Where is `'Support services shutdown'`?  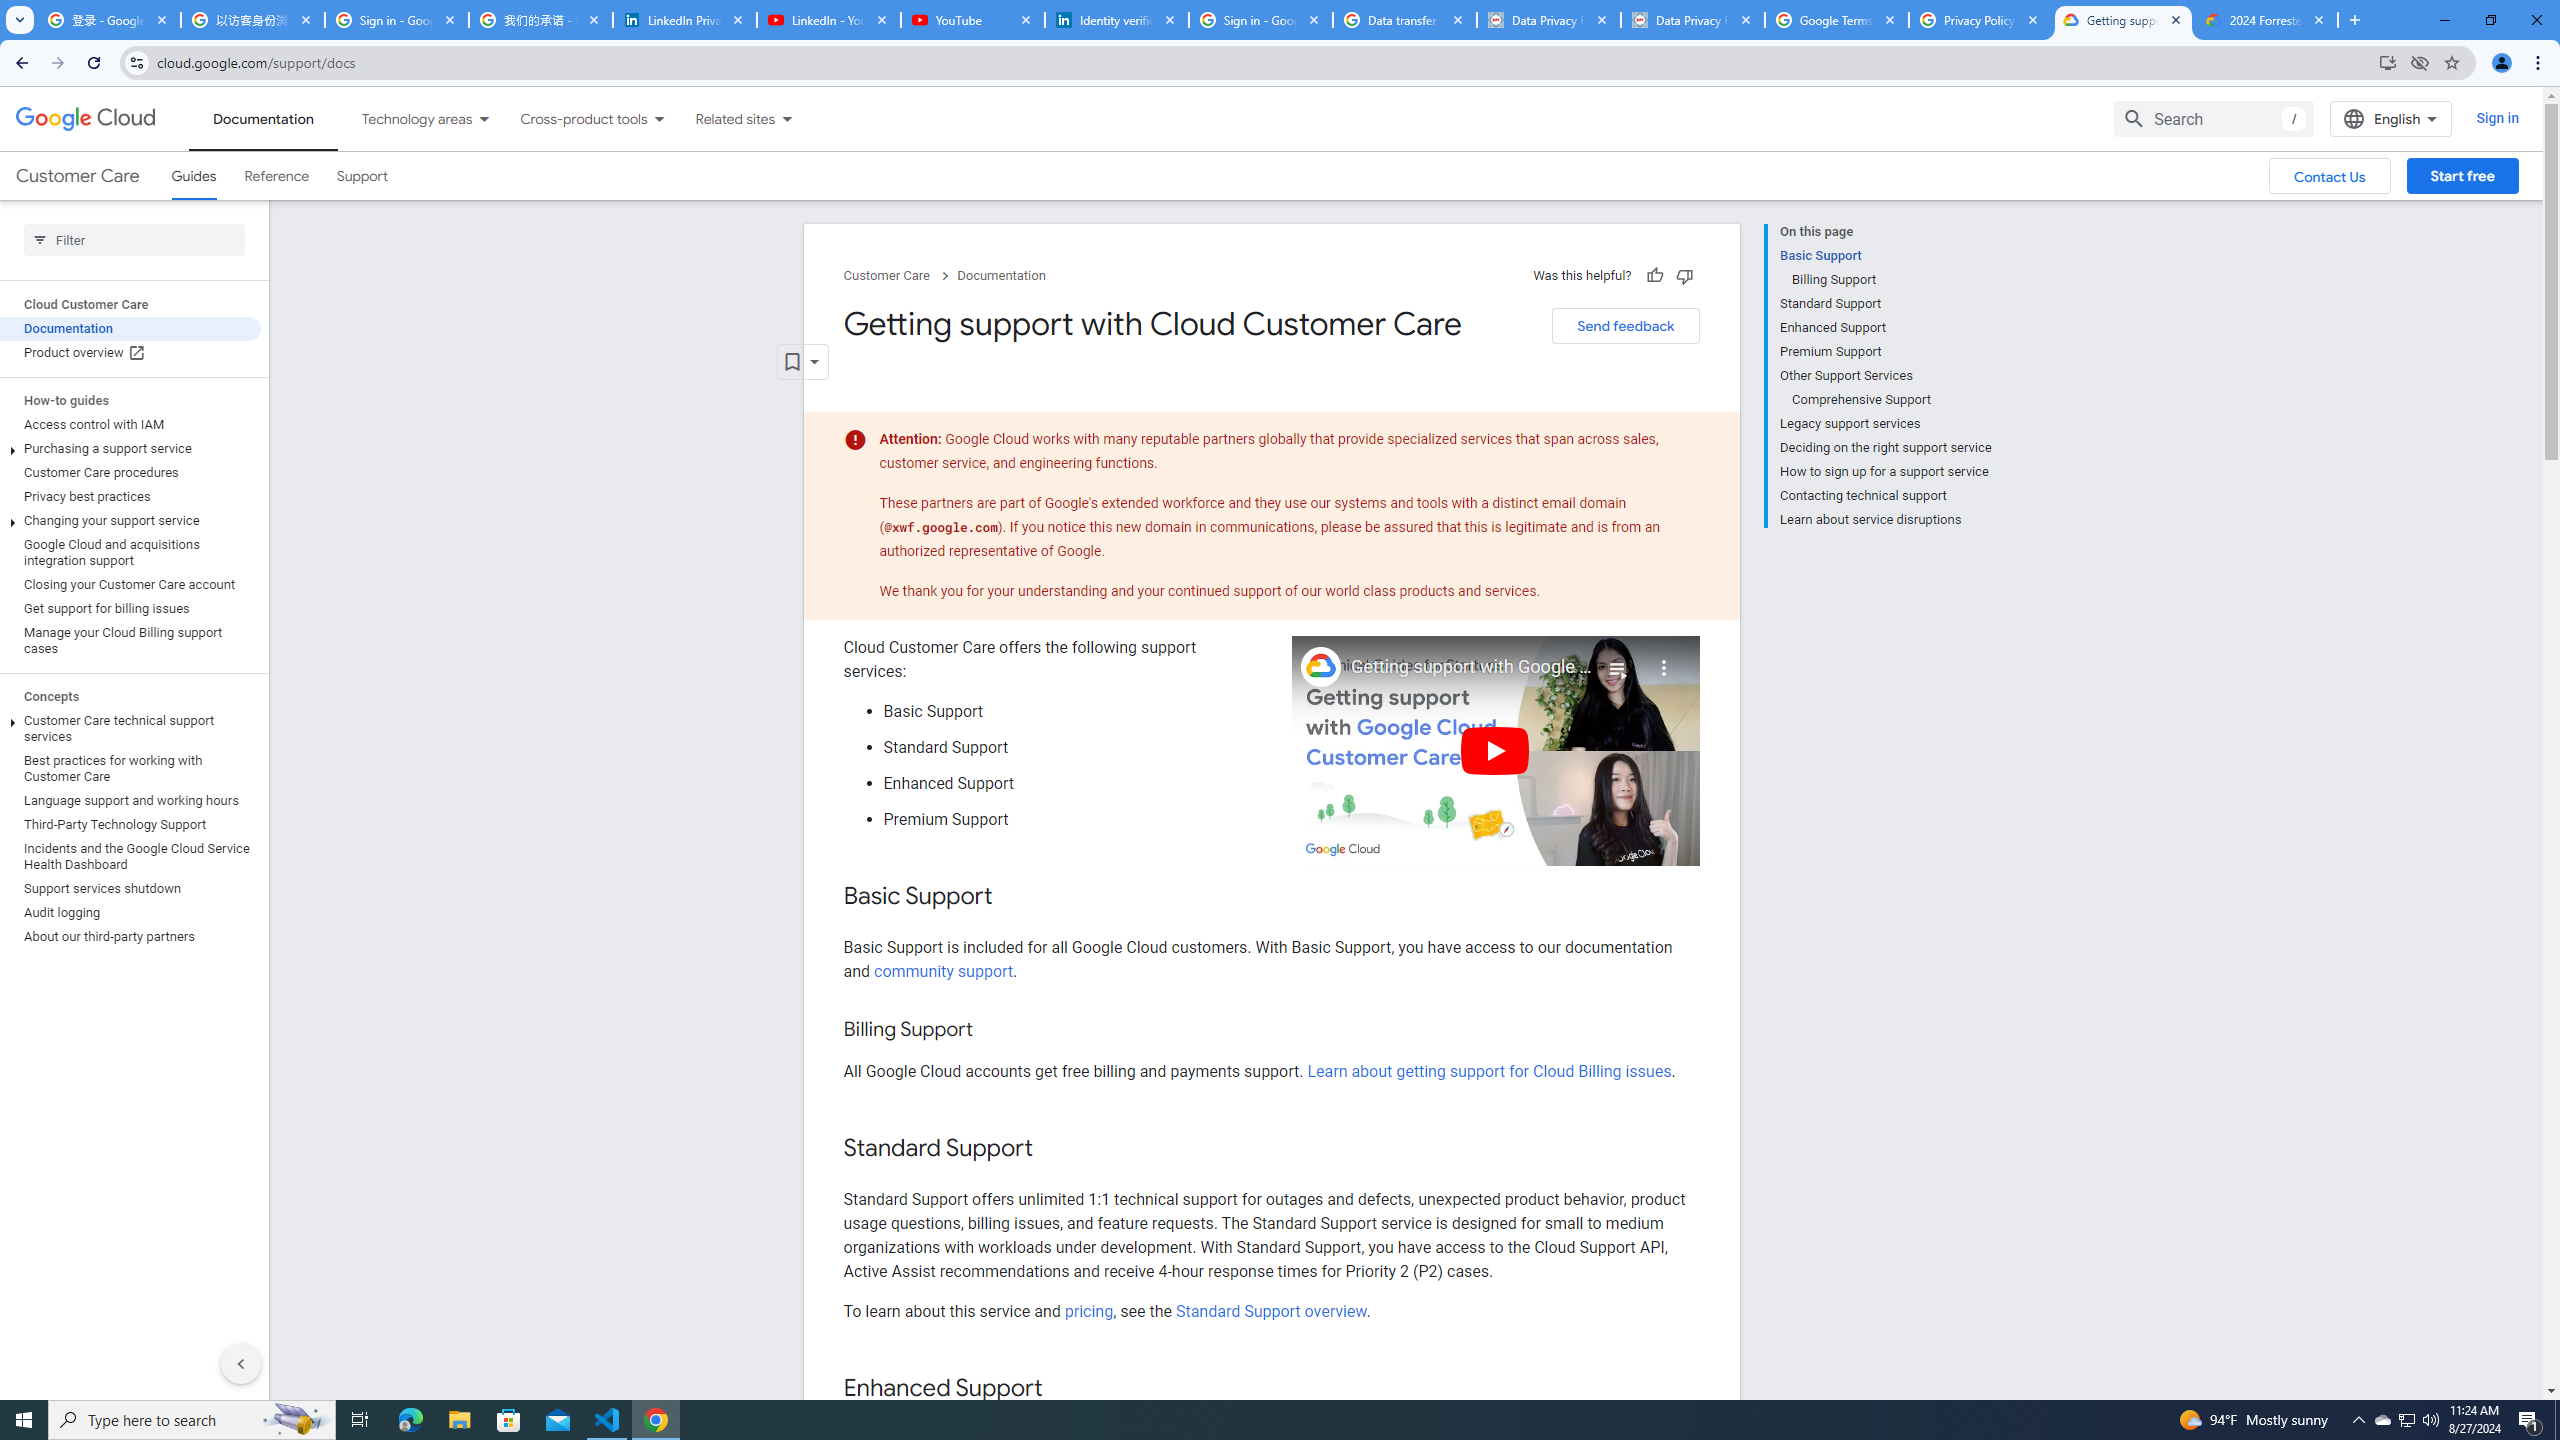 'Support services shutdown' is located at coordinates (130, 888).